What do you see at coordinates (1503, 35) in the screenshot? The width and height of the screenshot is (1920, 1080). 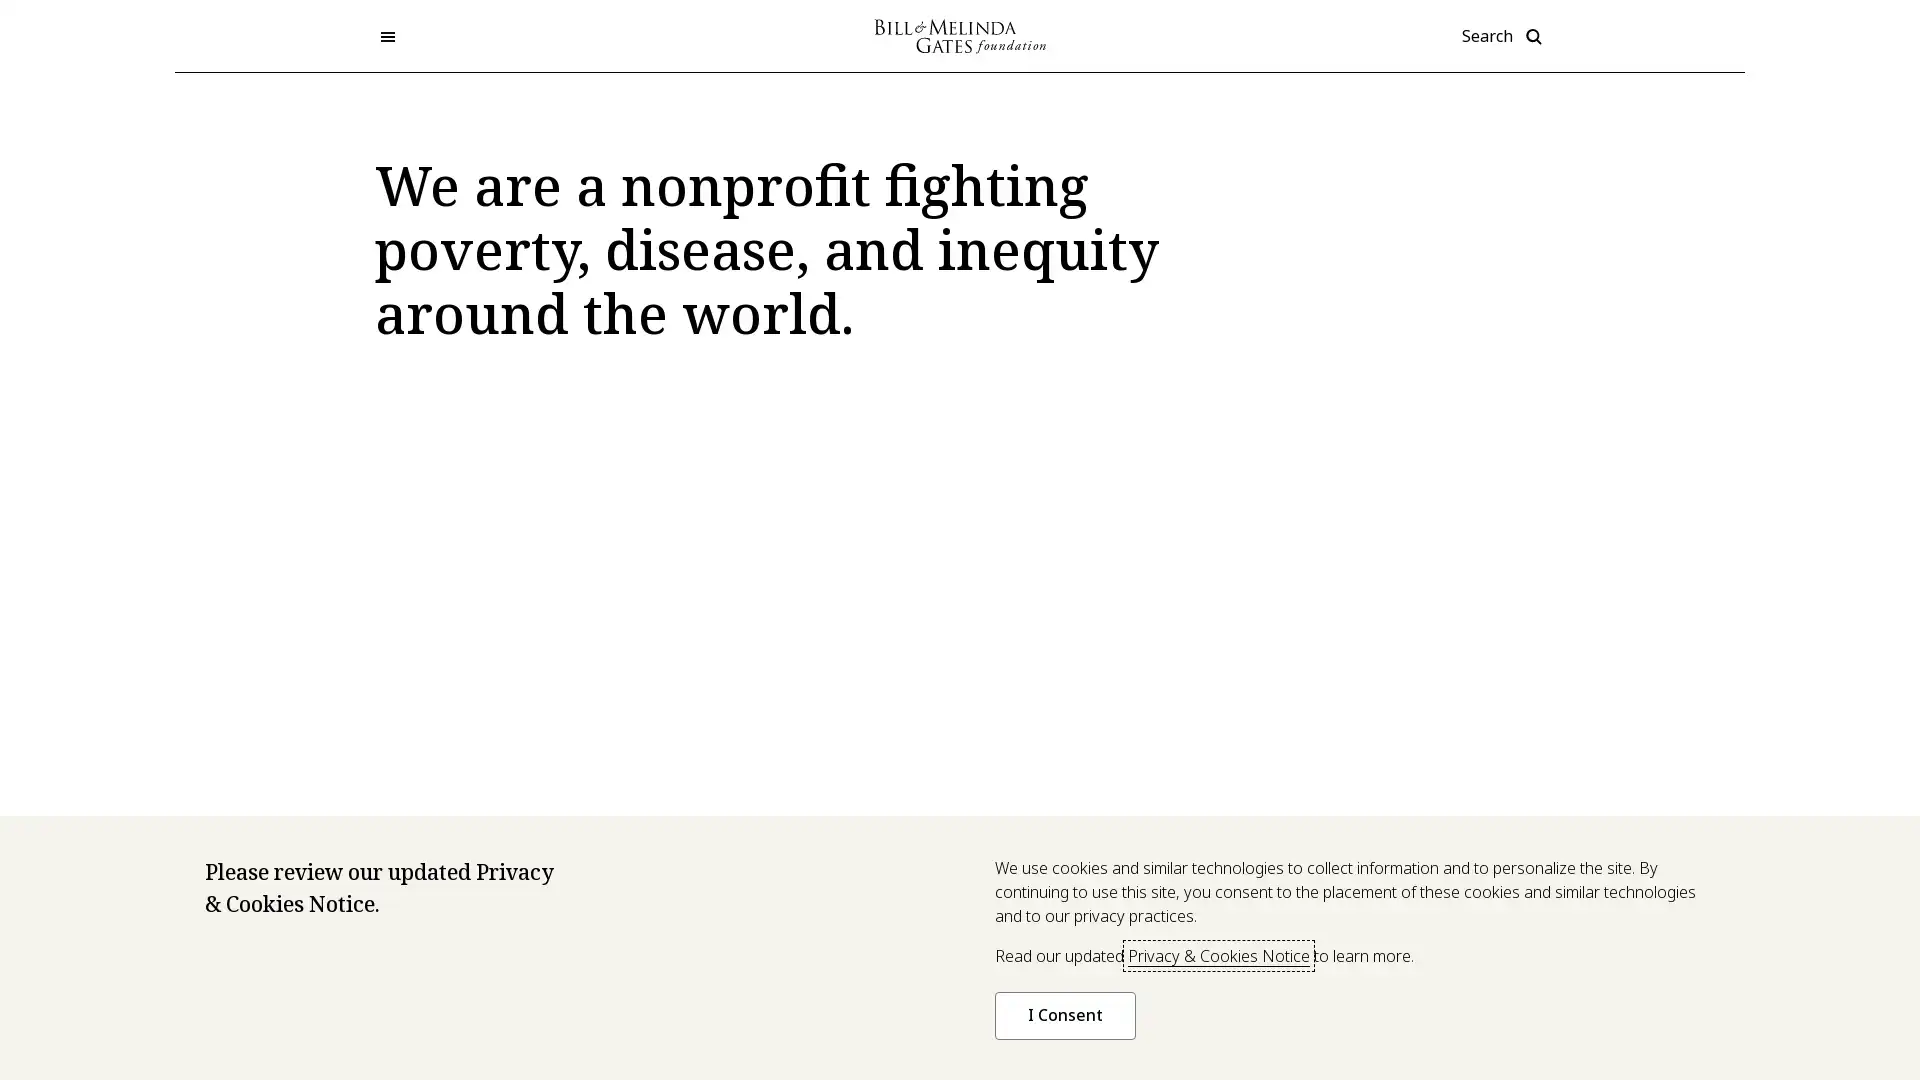 I see `show search input` at bounding box center [1503, 35].